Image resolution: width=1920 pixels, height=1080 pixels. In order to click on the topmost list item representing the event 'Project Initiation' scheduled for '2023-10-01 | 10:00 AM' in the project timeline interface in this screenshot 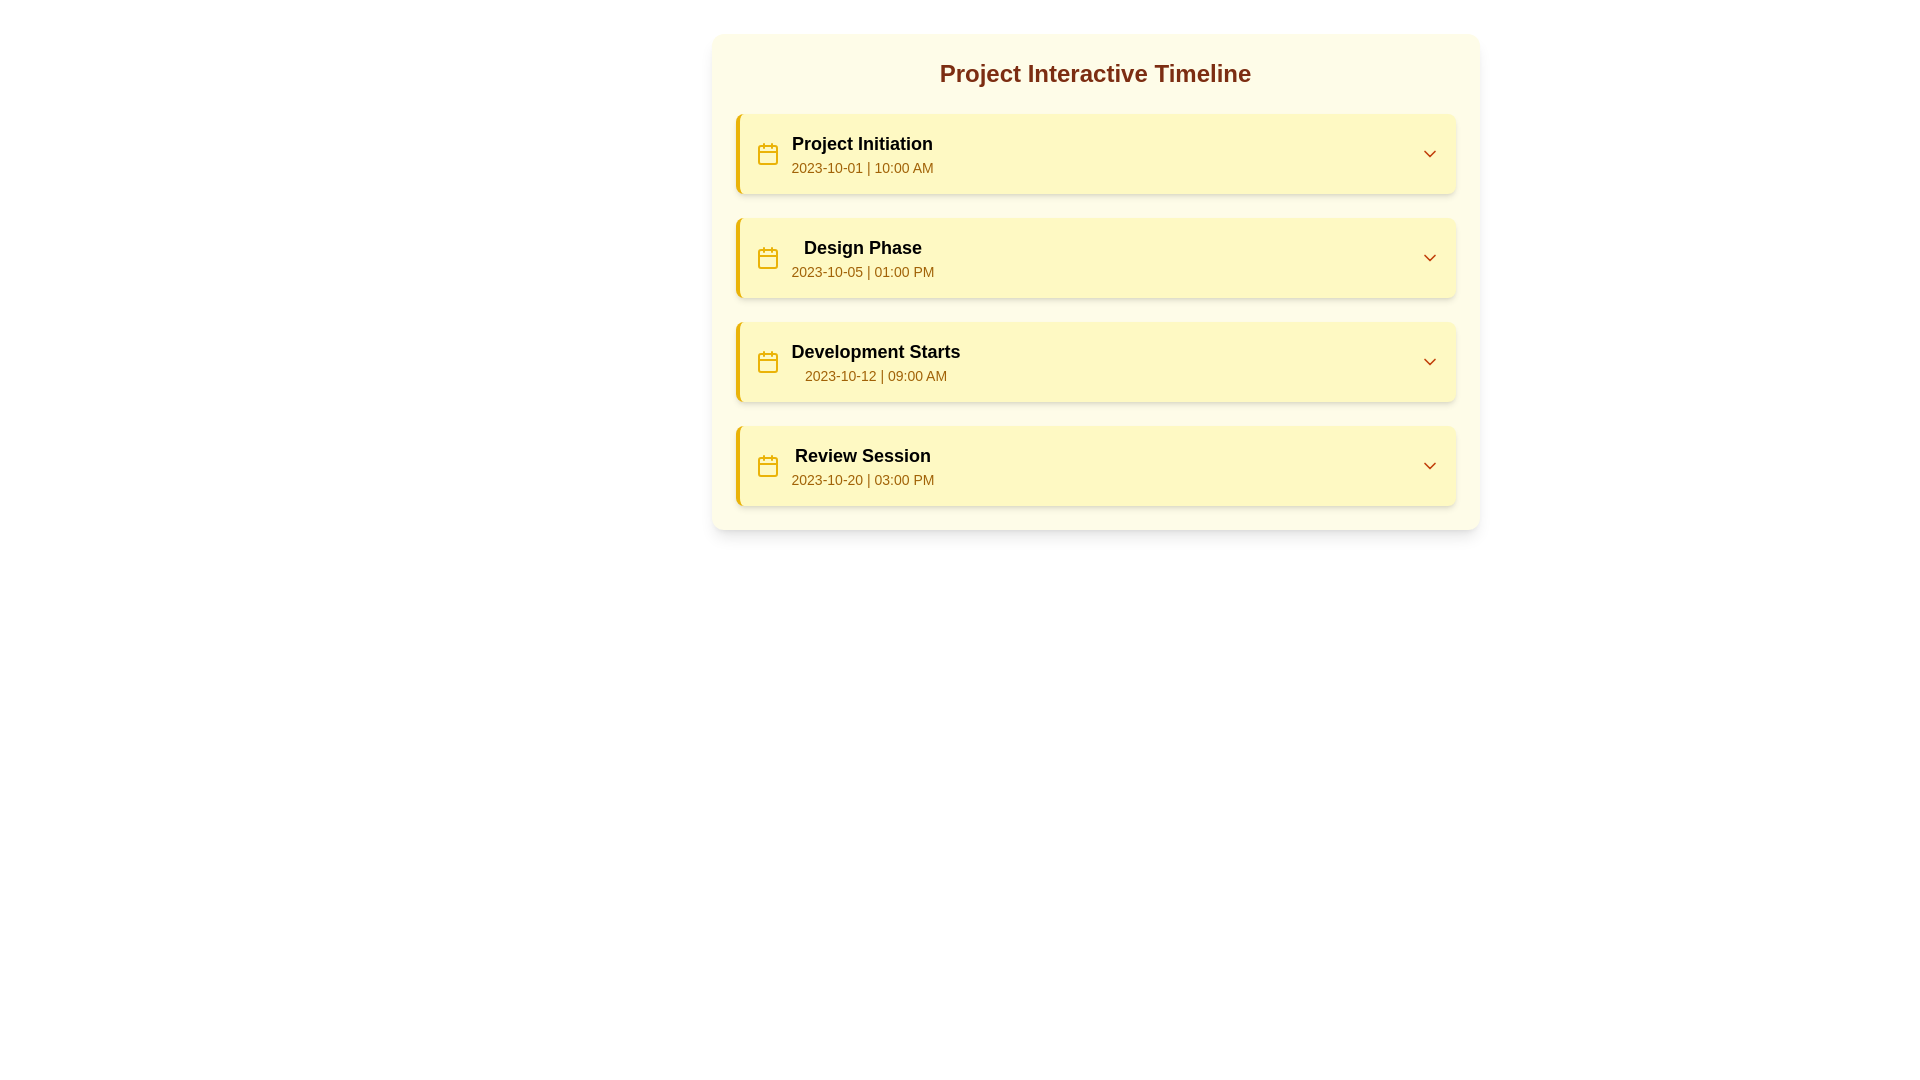, I will do `click(844, 153)`.